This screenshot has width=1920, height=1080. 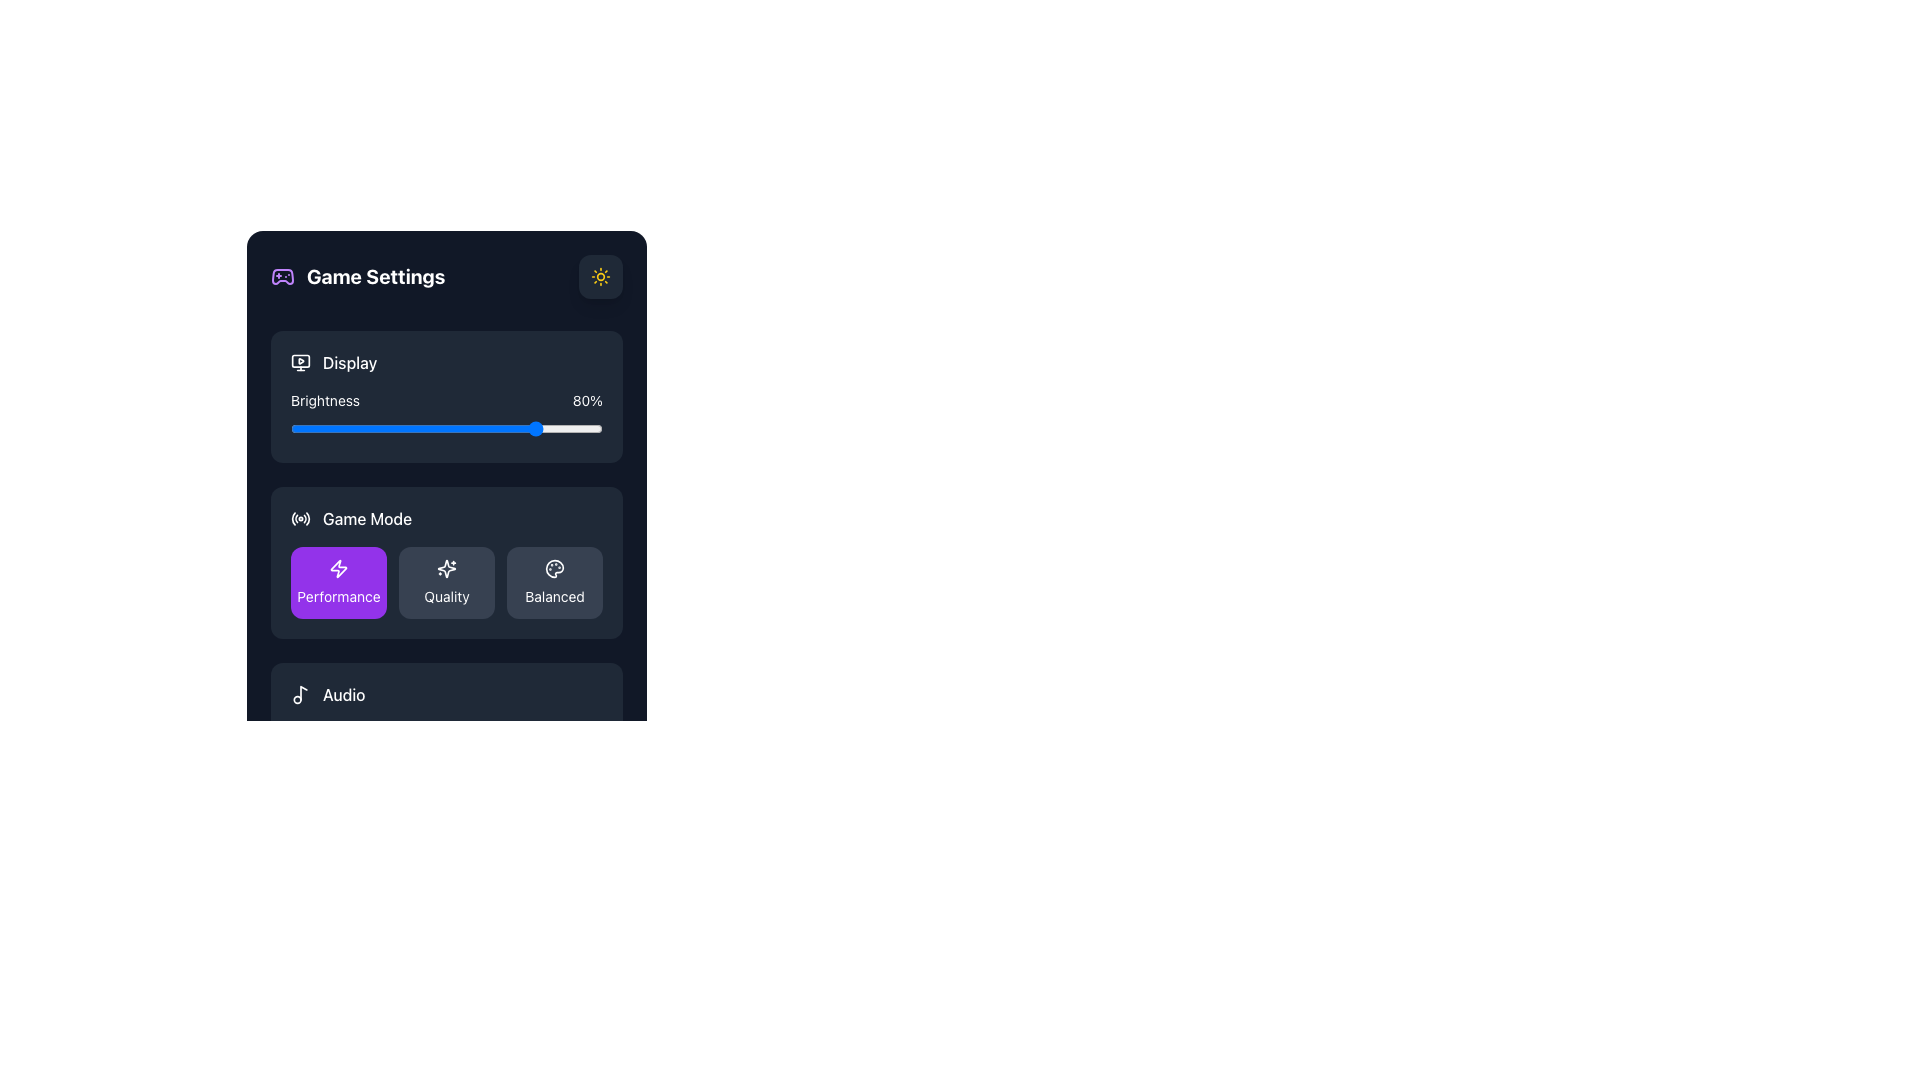 What do you see at coordinates (496, 427) in the screenshot?
I see `brightness level` at bounding box center [496, 427].